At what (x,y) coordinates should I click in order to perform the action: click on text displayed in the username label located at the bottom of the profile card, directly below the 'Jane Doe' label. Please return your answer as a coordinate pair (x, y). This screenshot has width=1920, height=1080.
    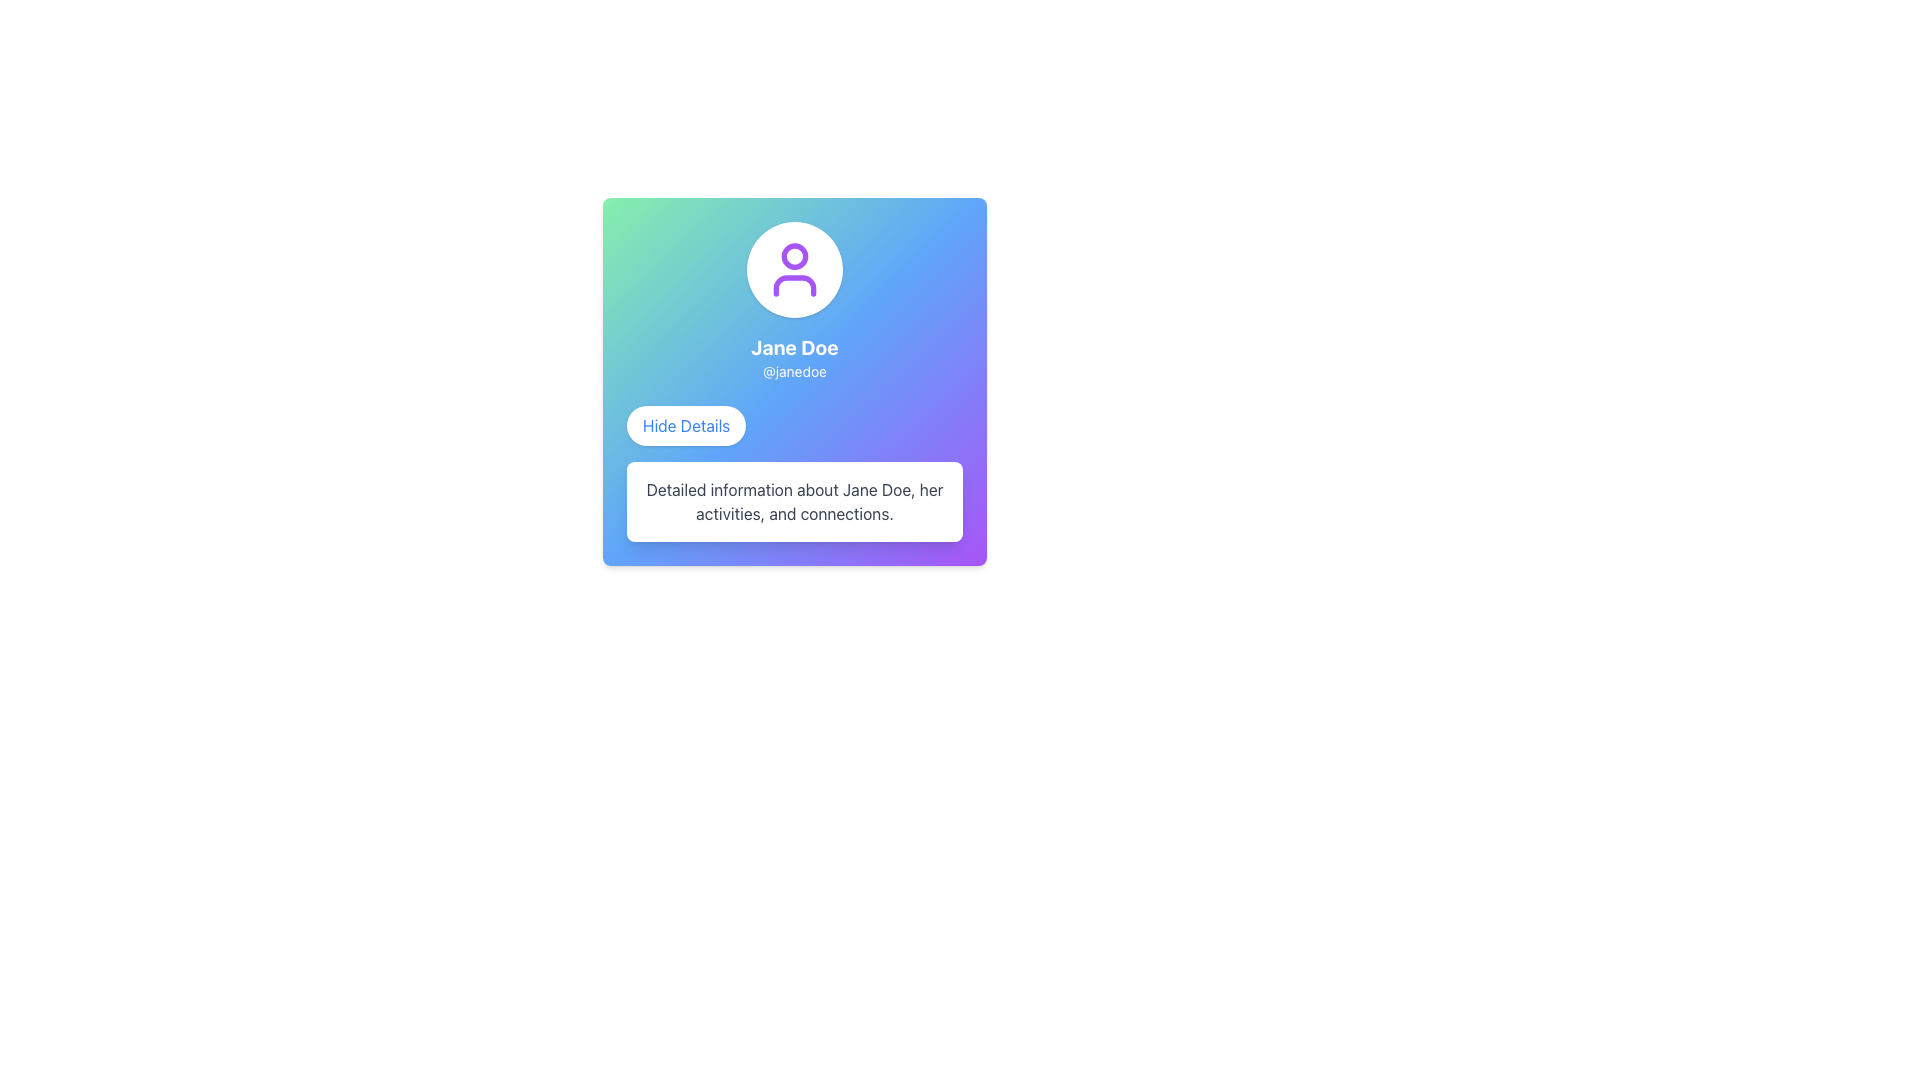
    Looking at the image, I should click on (794, 371).